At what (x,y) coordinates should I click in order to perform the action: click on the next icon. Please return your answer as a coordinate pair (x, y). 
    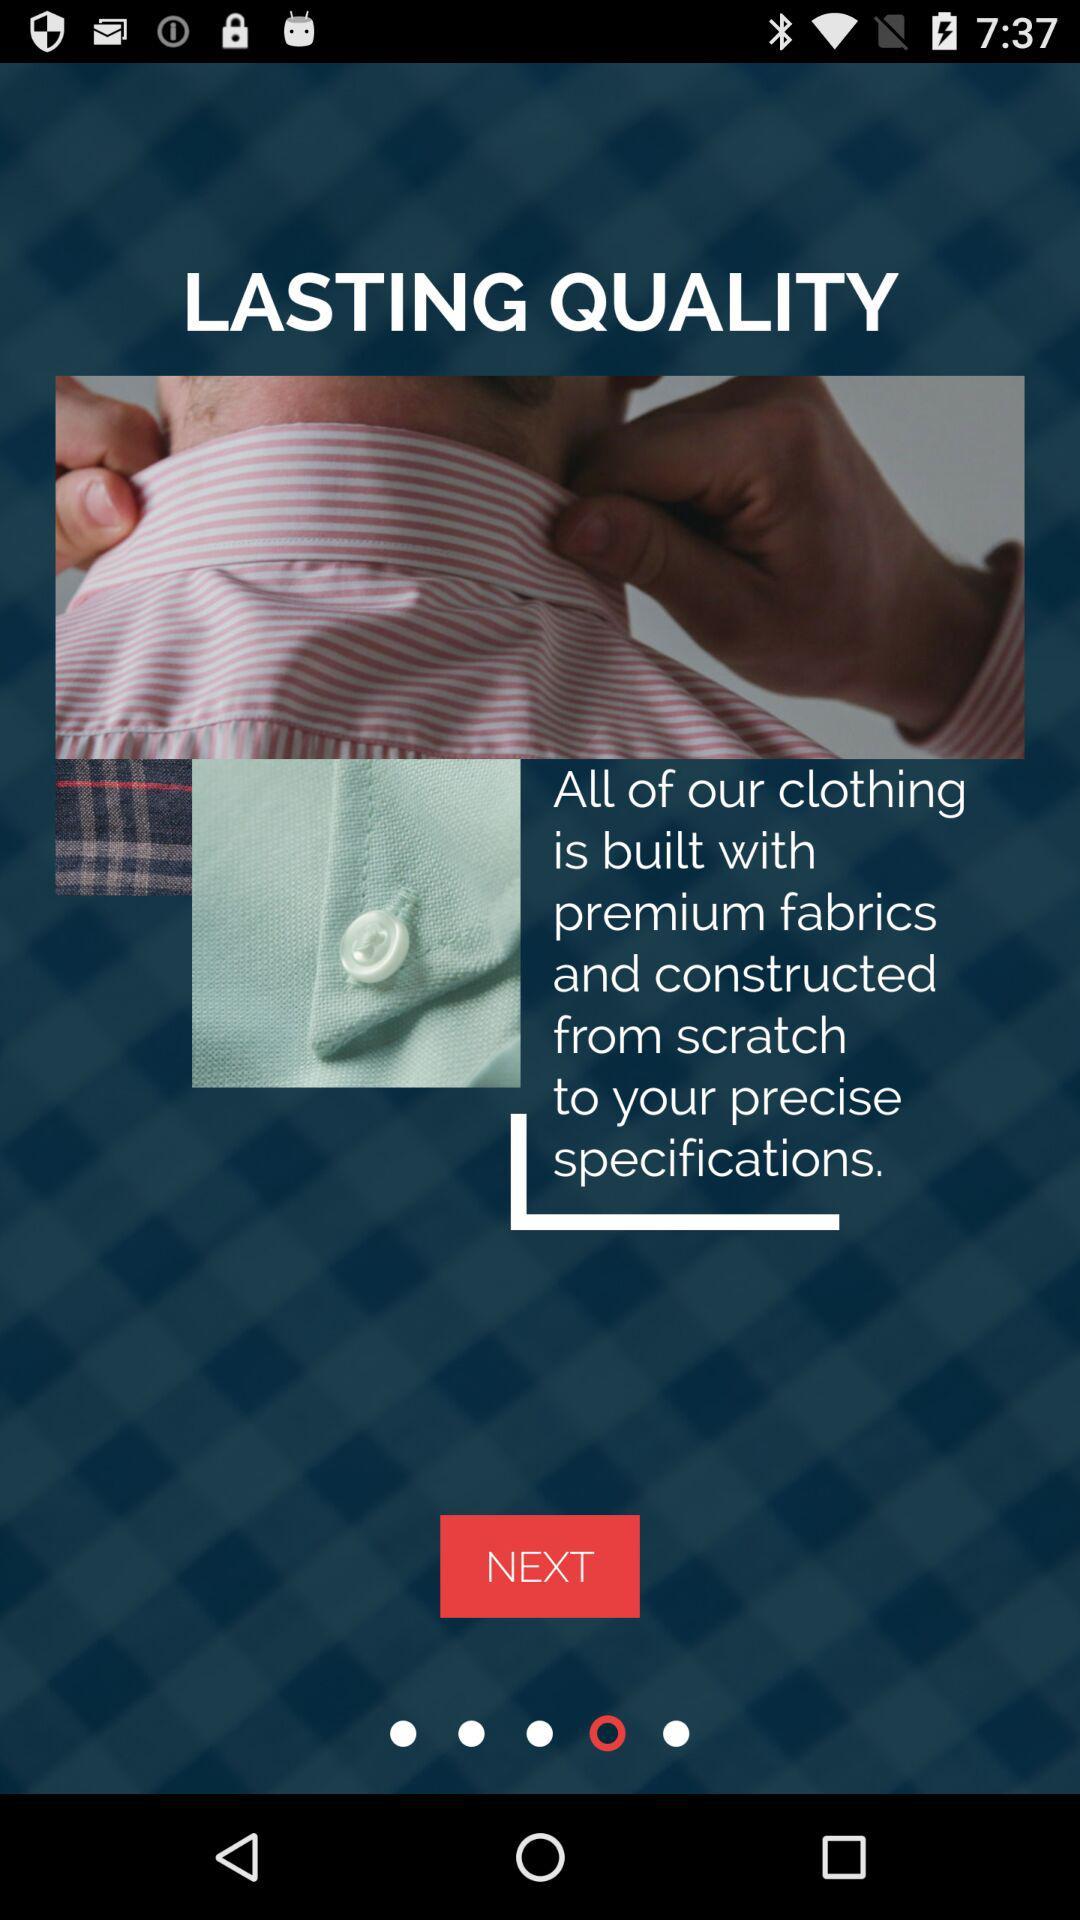
    Looking at the image, I should click on (540, 1565).